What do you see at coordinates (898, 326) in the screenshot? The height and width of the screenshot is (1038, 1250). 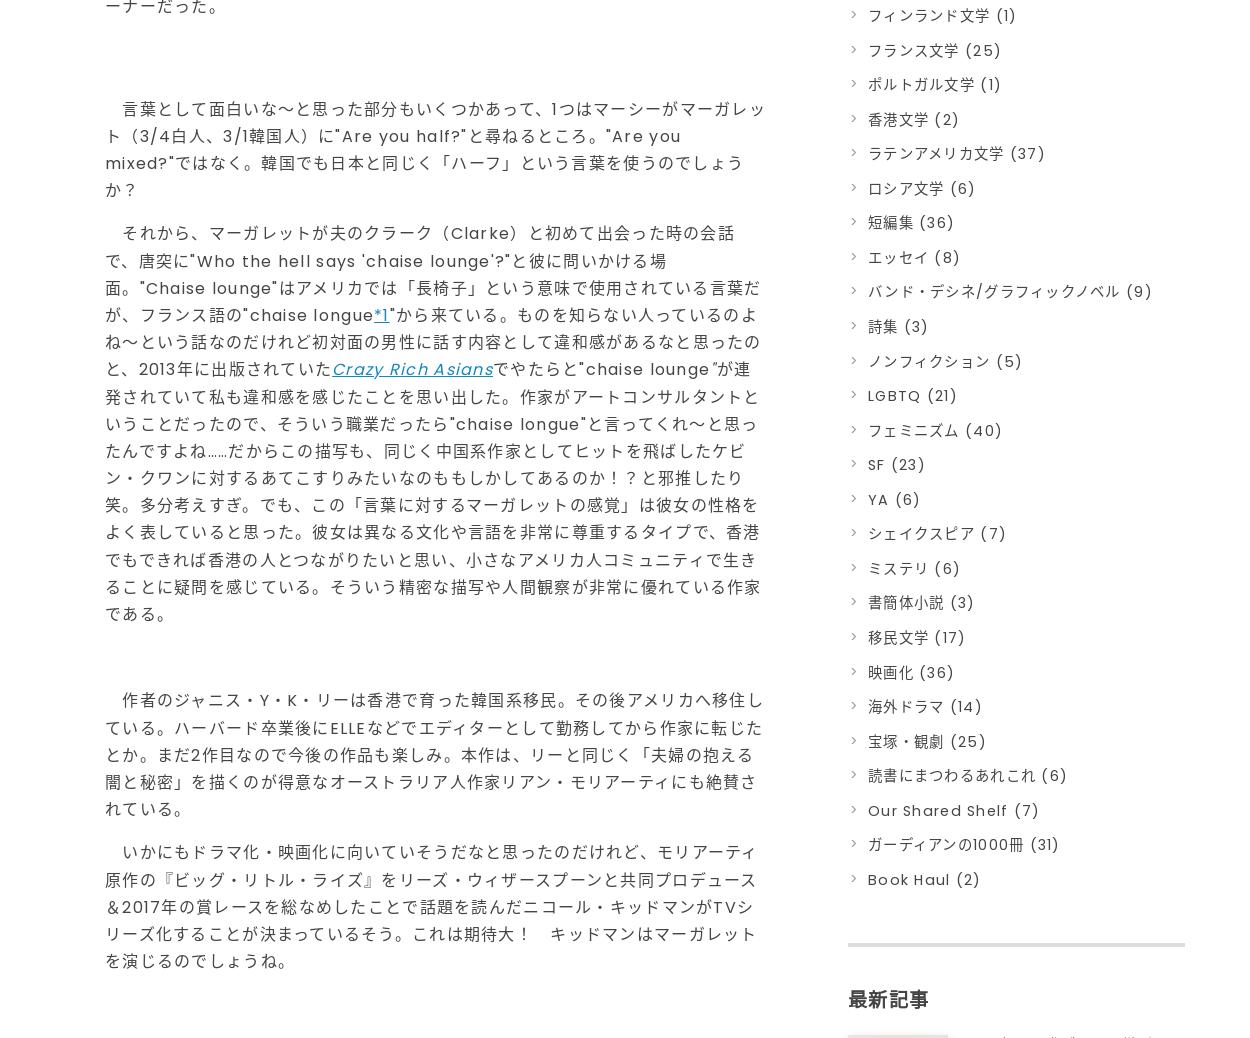 I see `'詩集 (3)'` at bounding box center [898, 326].